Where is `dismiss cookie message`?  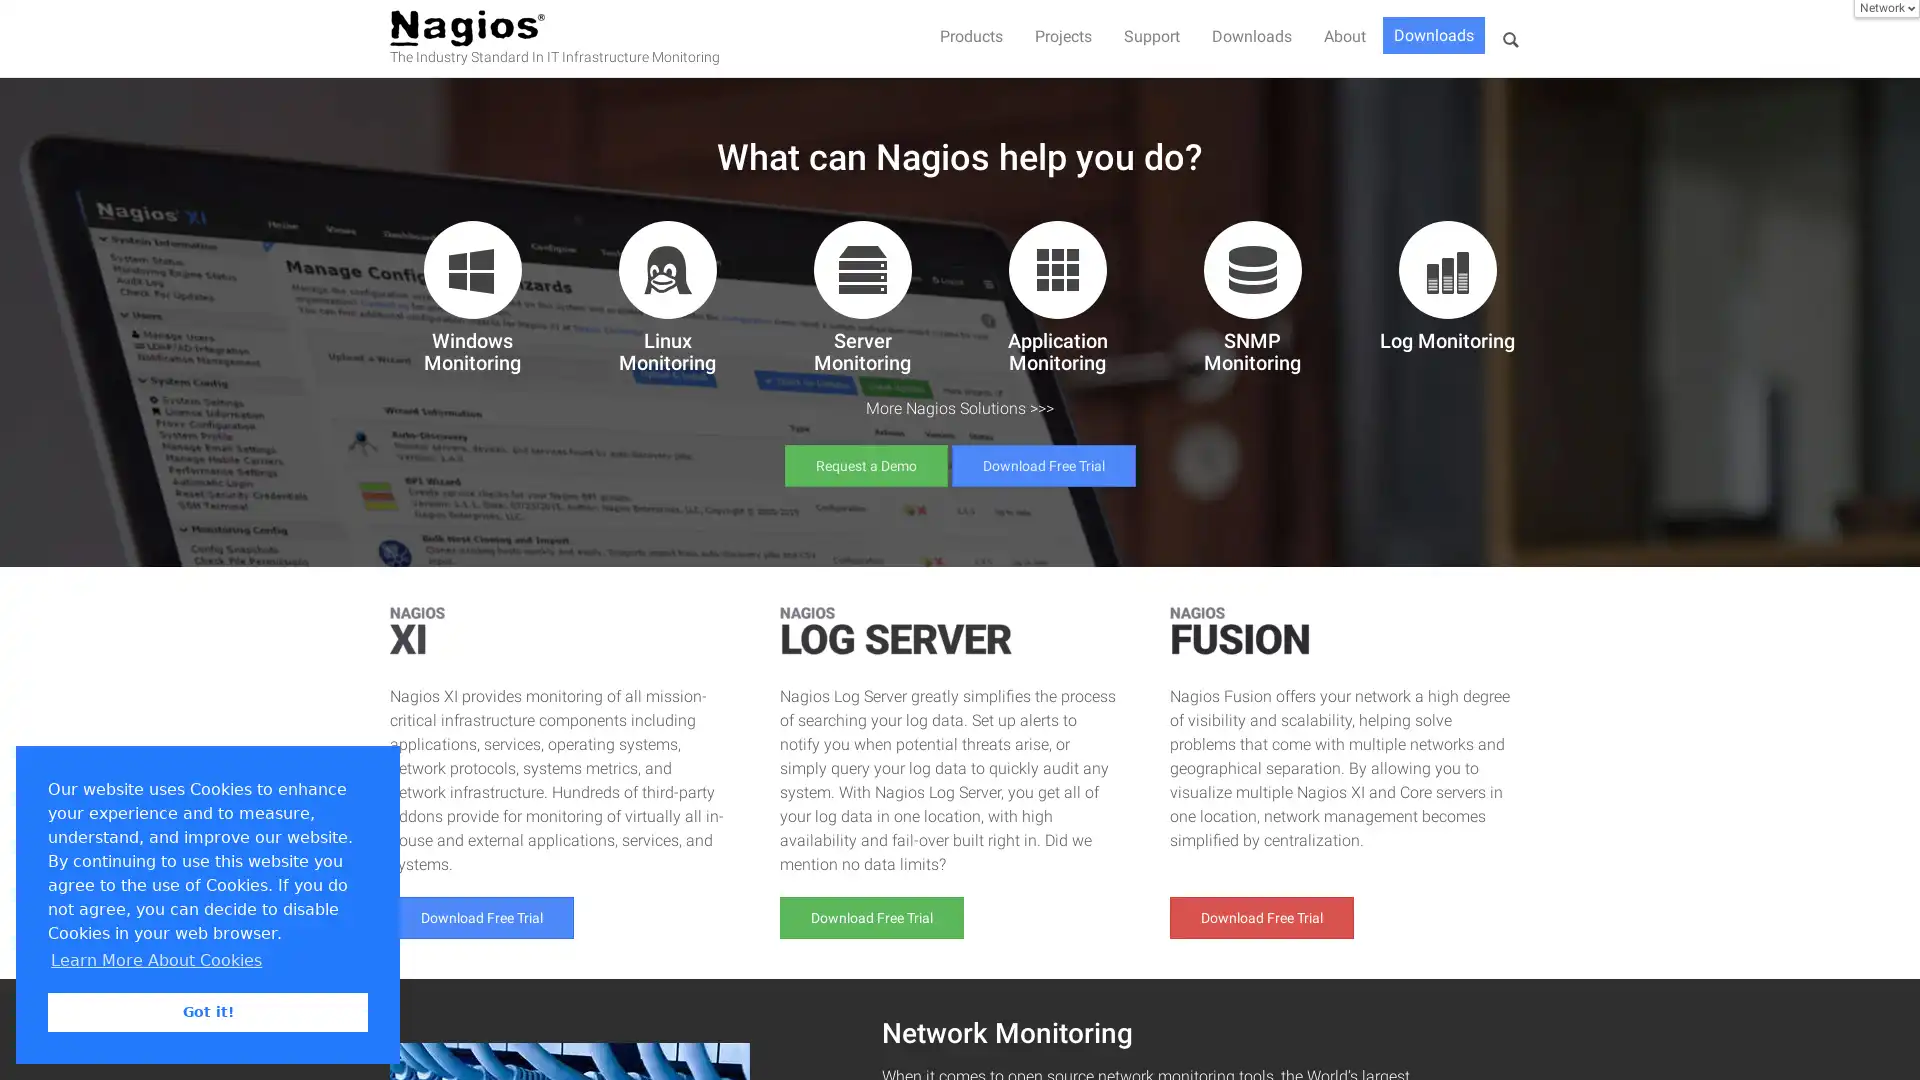 dismiss cookie message is located at coordinates (207, 1011).